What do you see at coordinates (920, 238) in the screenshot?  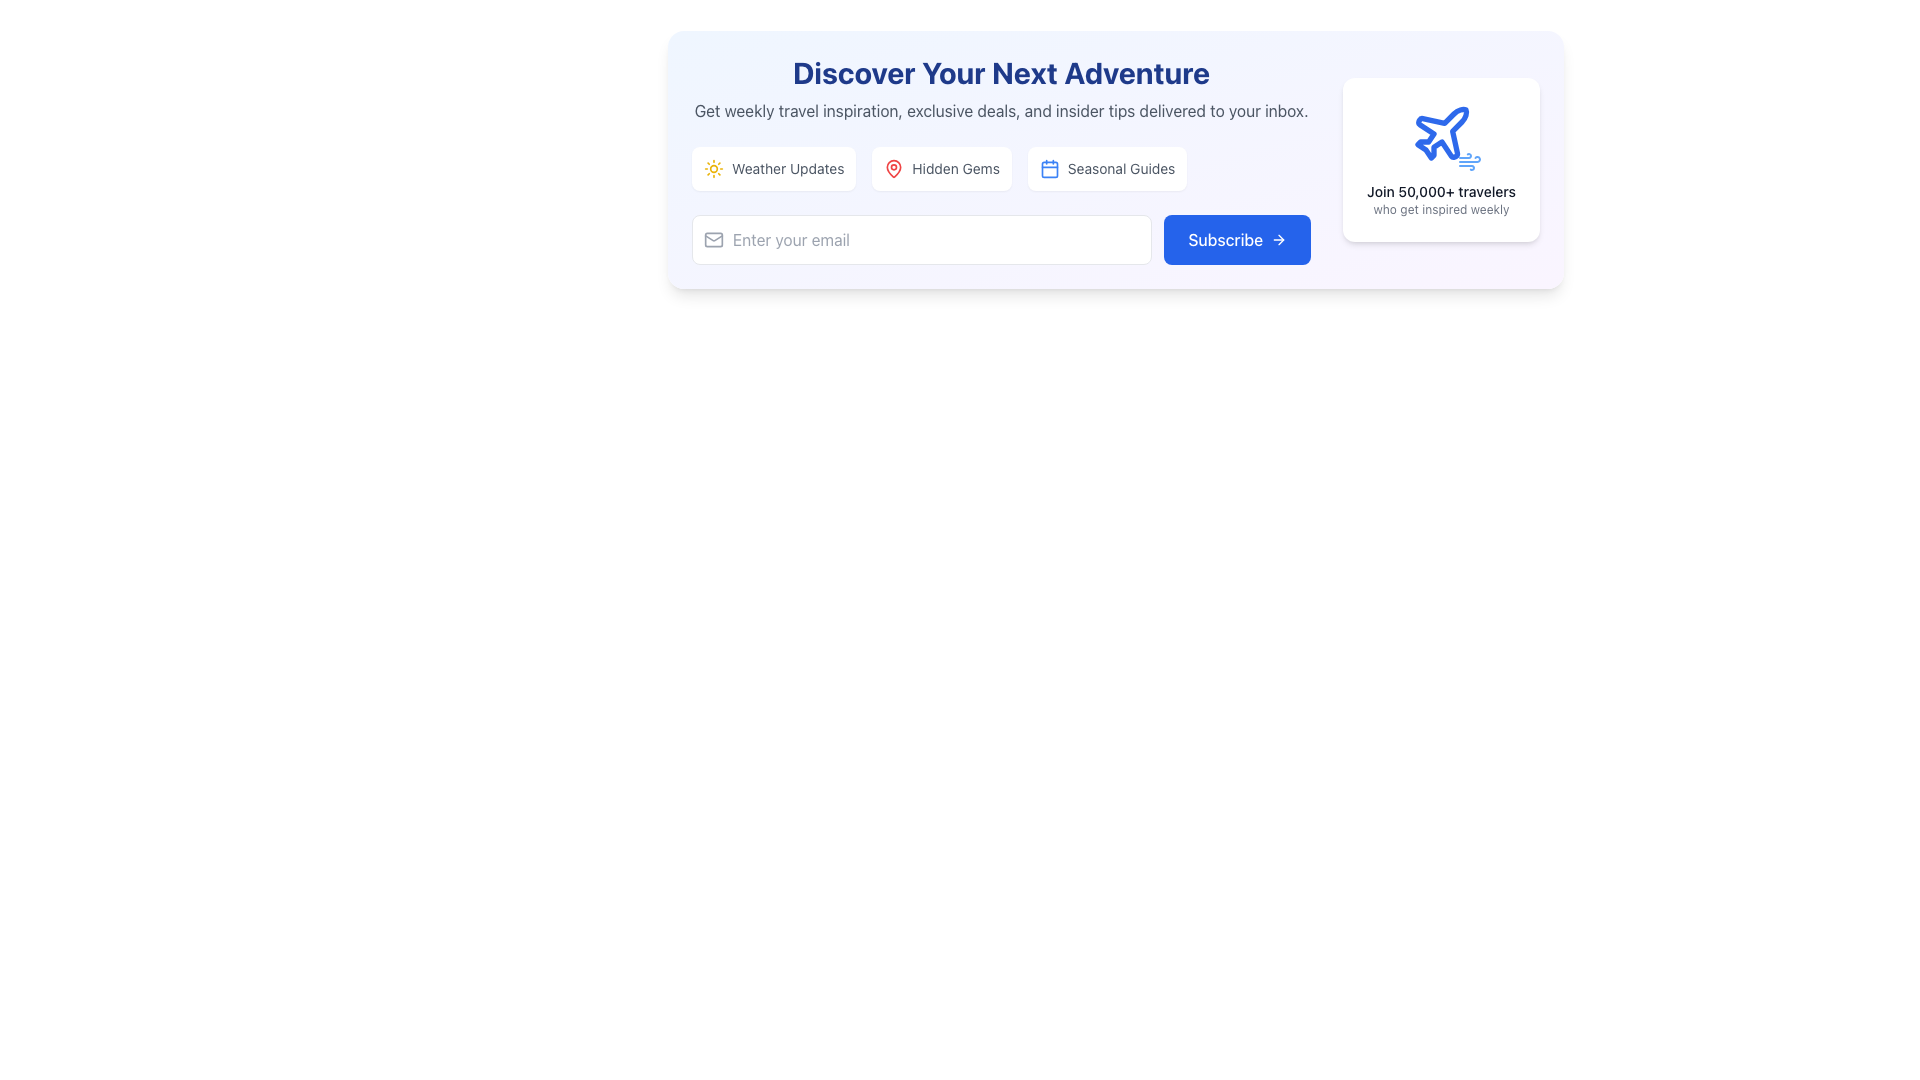 I see `the email input field to focus it, which is located to the left of the 'Subscribe' button in the center of its section` at bounding box center [920, 238].